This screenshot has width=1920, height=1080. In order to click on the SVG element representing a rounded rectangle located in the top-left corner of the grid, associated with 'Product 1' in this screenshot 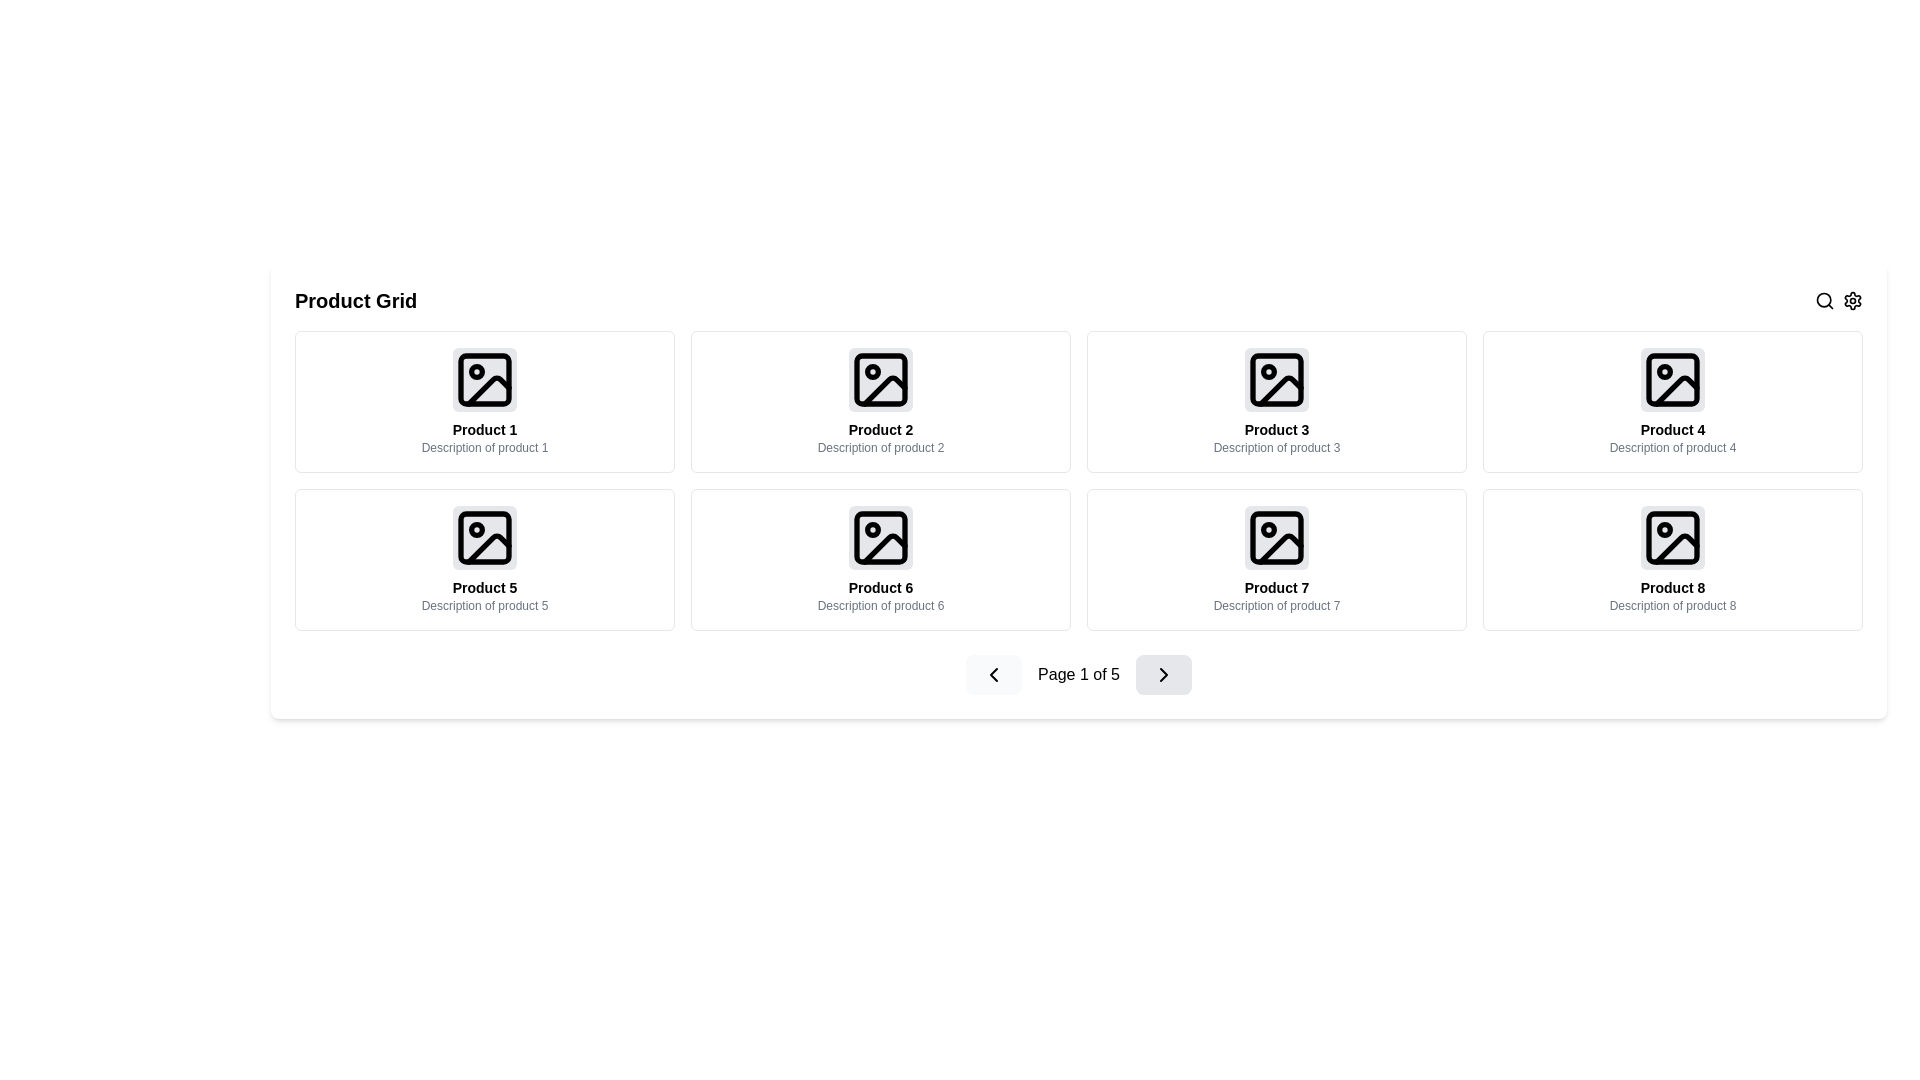, I will do `click(484, 380)`.